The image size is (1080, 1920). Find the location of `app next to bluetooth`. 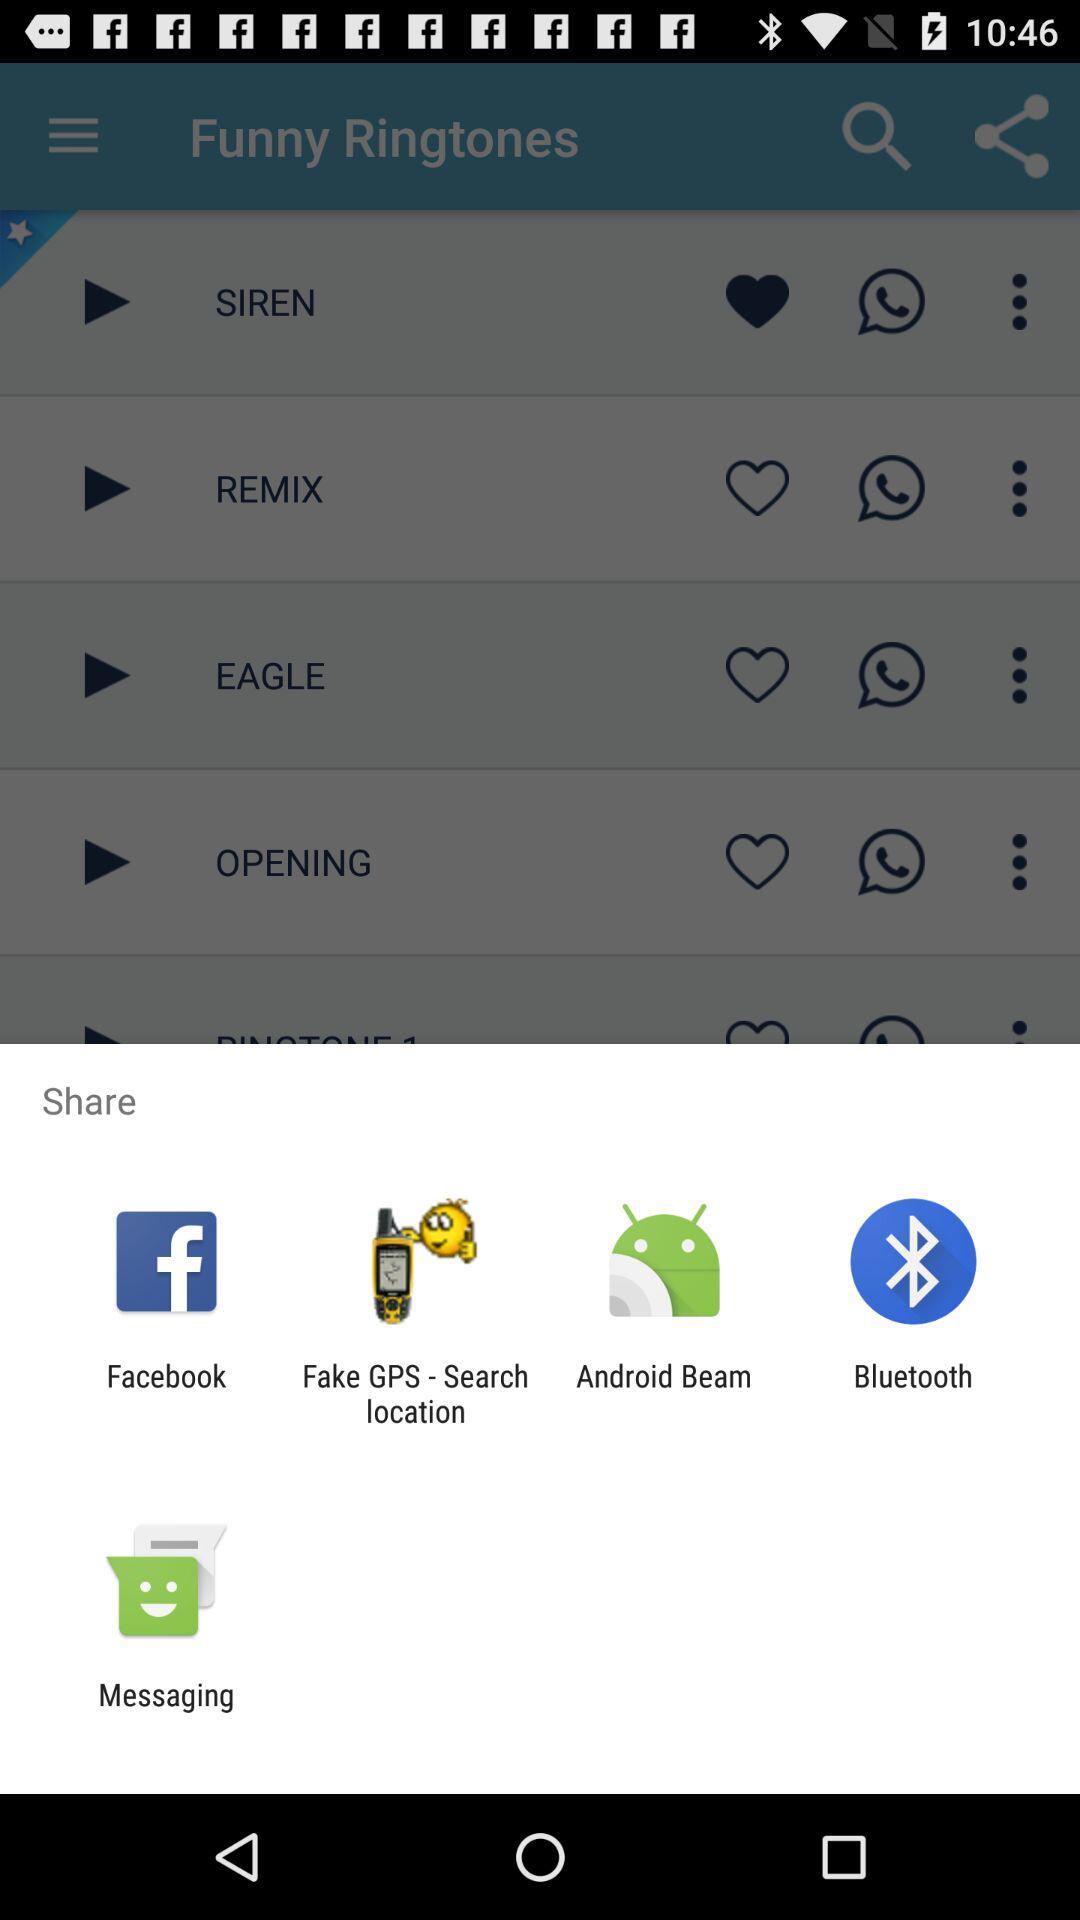

app next to bluetooth is located at coordinates (664, 1392).